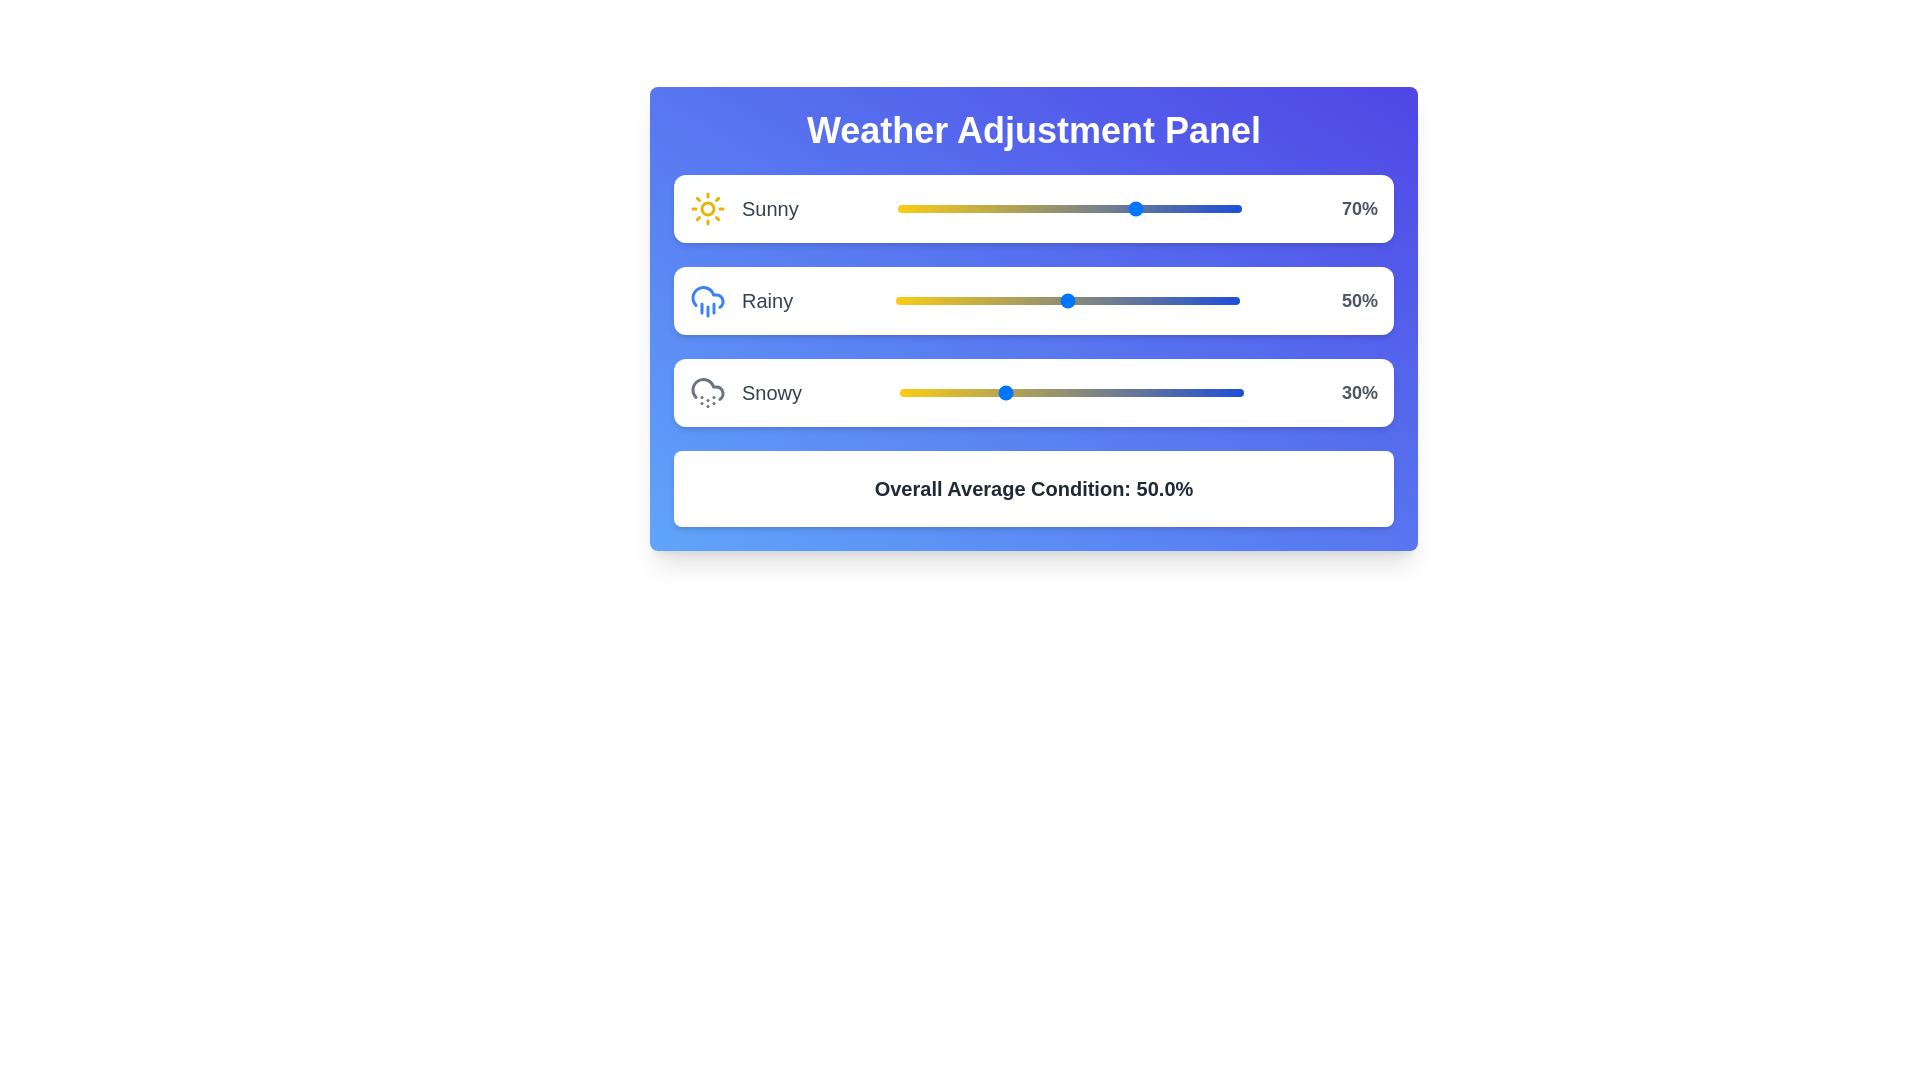 This screenshot has height=1080, width=1920. What do you see at coordinates (1225, 393) in the screenshot?
I see `the snowy condition percentage` at bounding box center [1225, 393].